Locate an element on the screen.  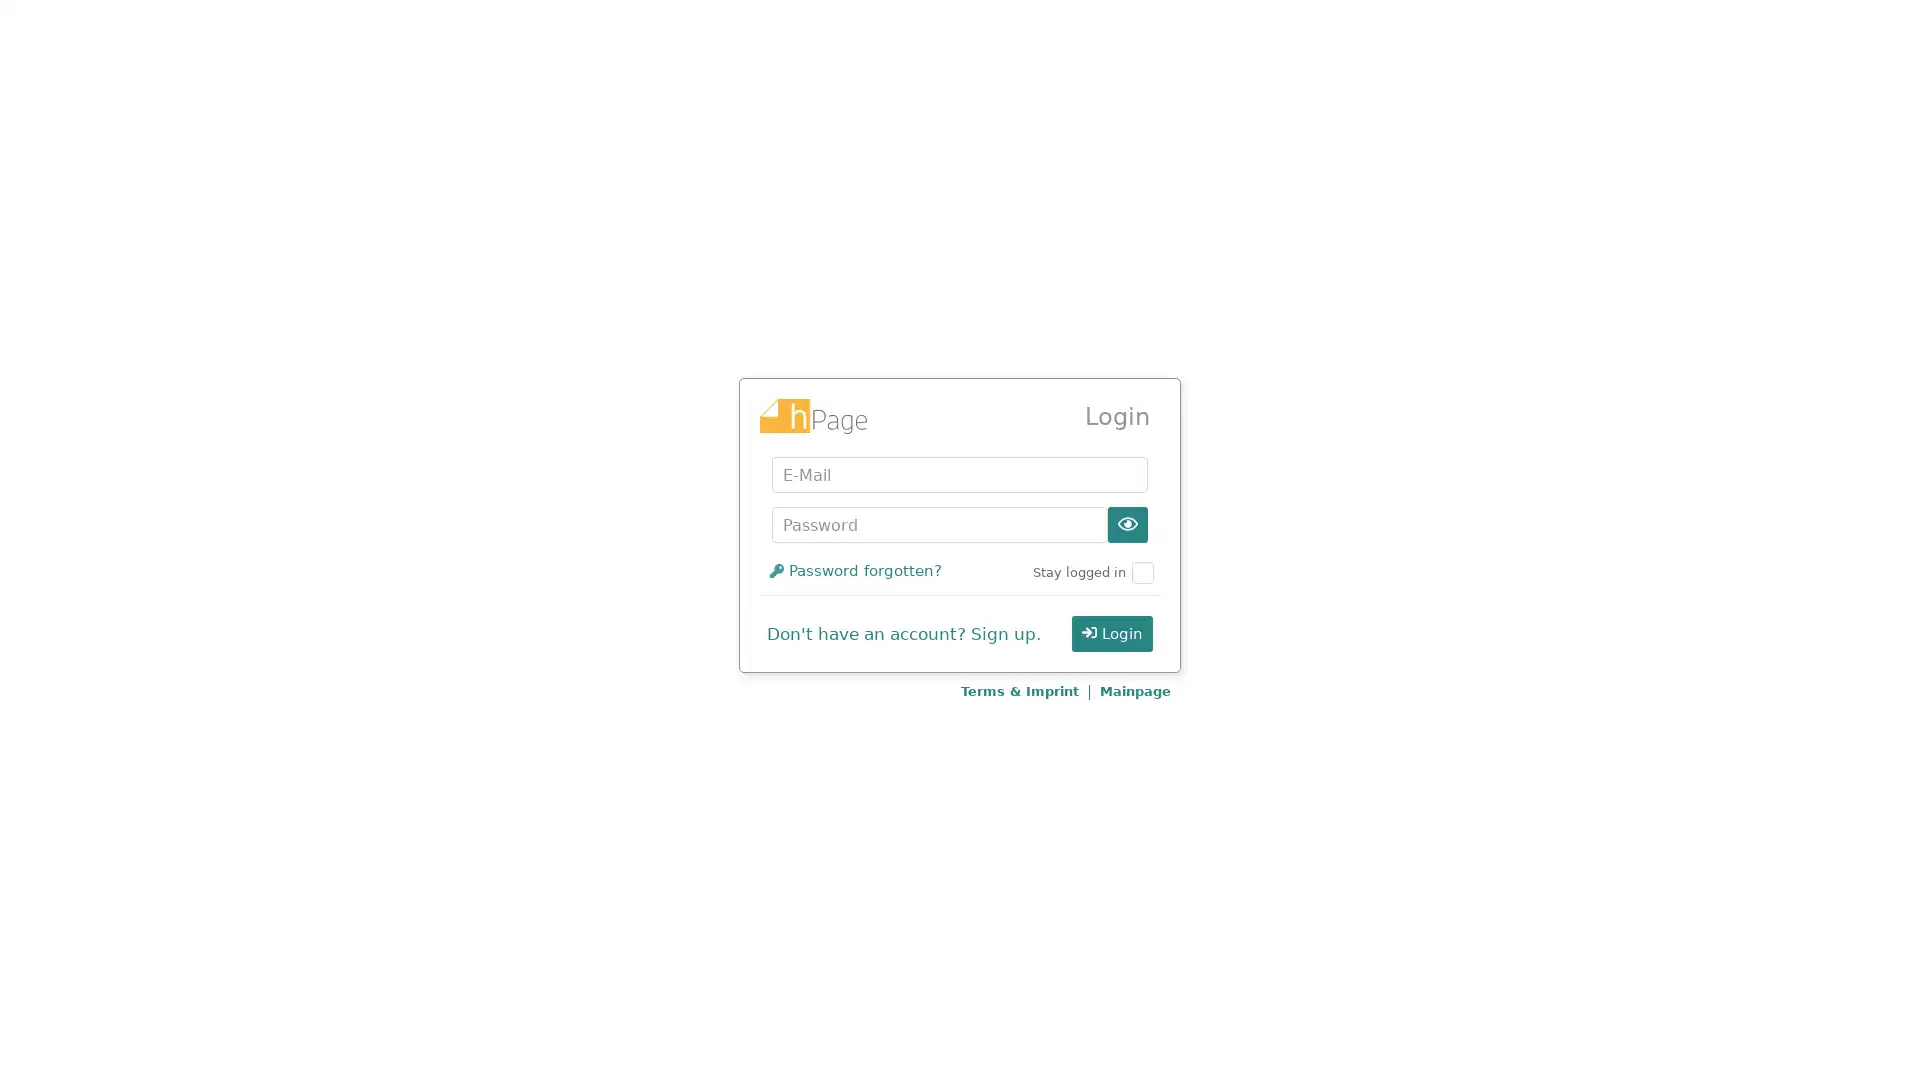
Login is located at coordinates (1111, 633).